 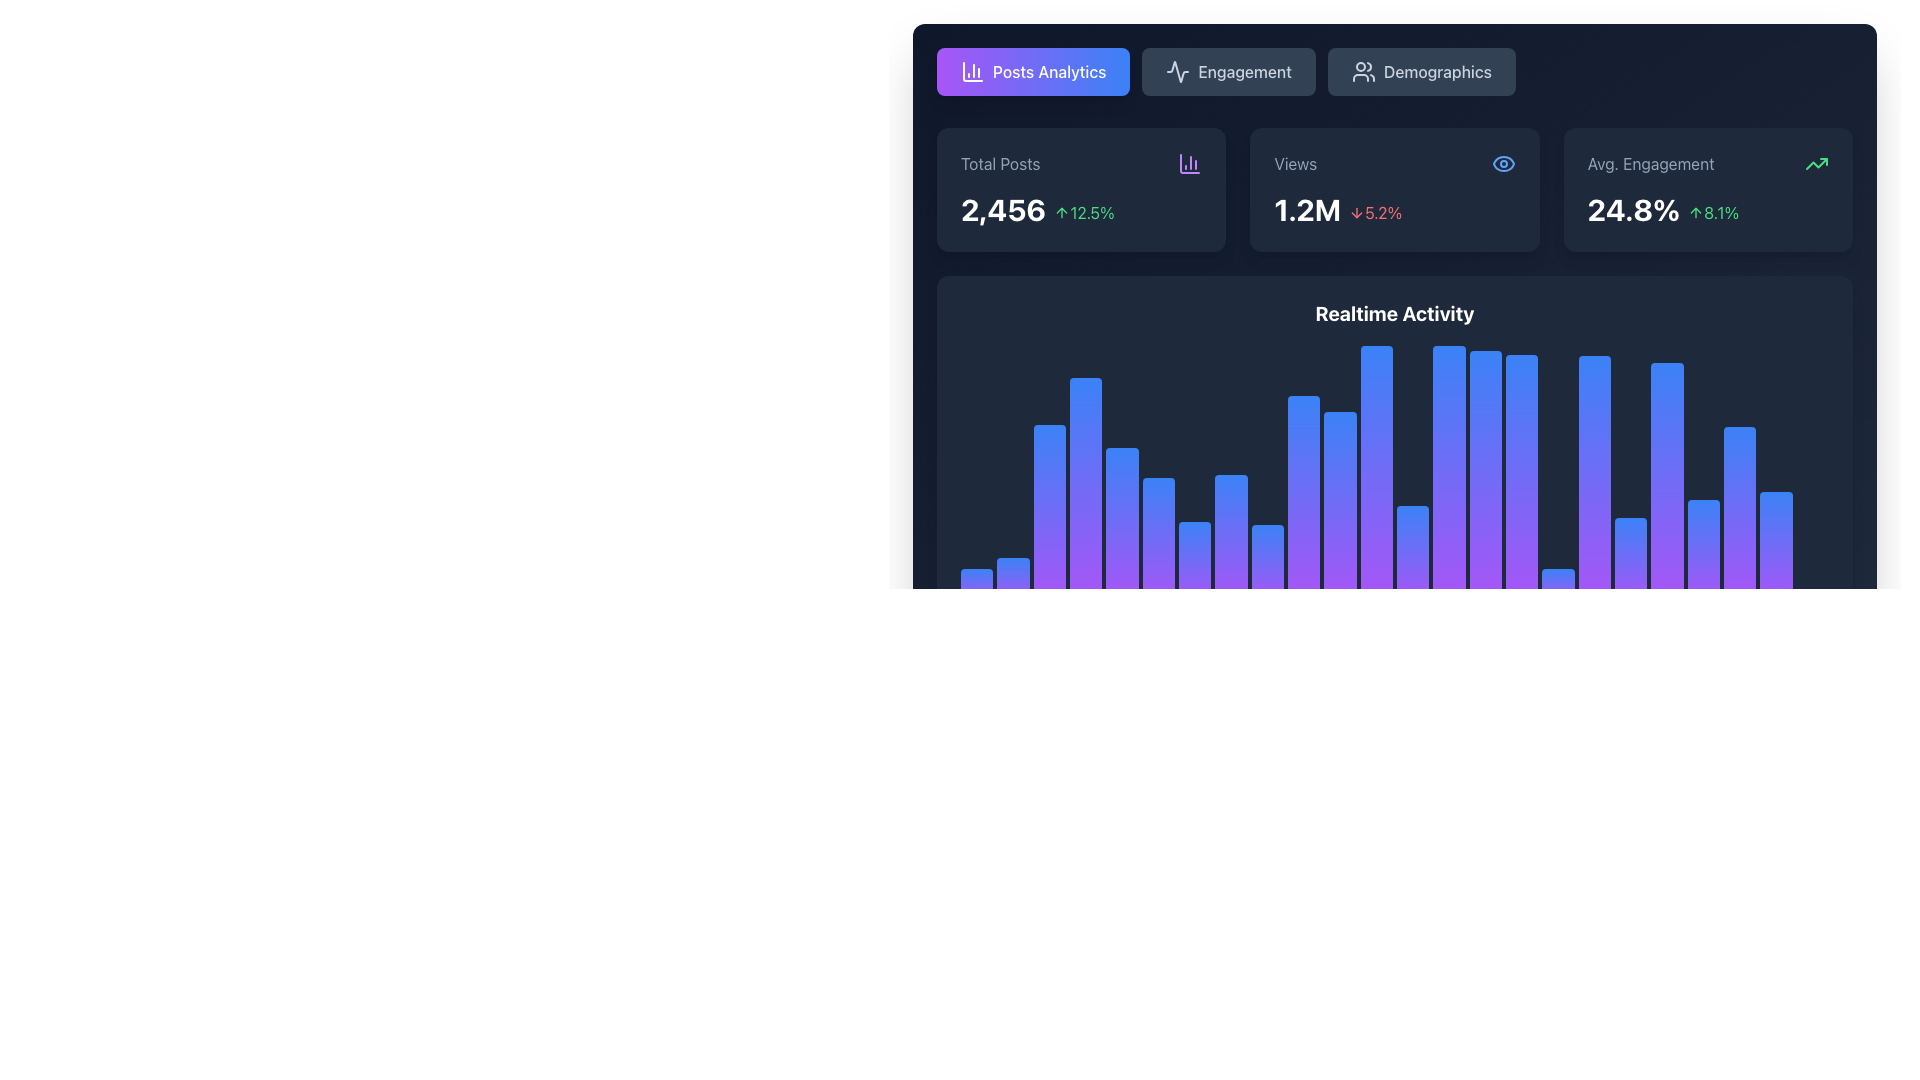 What do you see at coordinates (1307, 209) in the screenshot?
I see `the numerical value displaying total views in millions, located centrally within the 'Views' card on the dashboard interface` at bounding box center [1307, 209].